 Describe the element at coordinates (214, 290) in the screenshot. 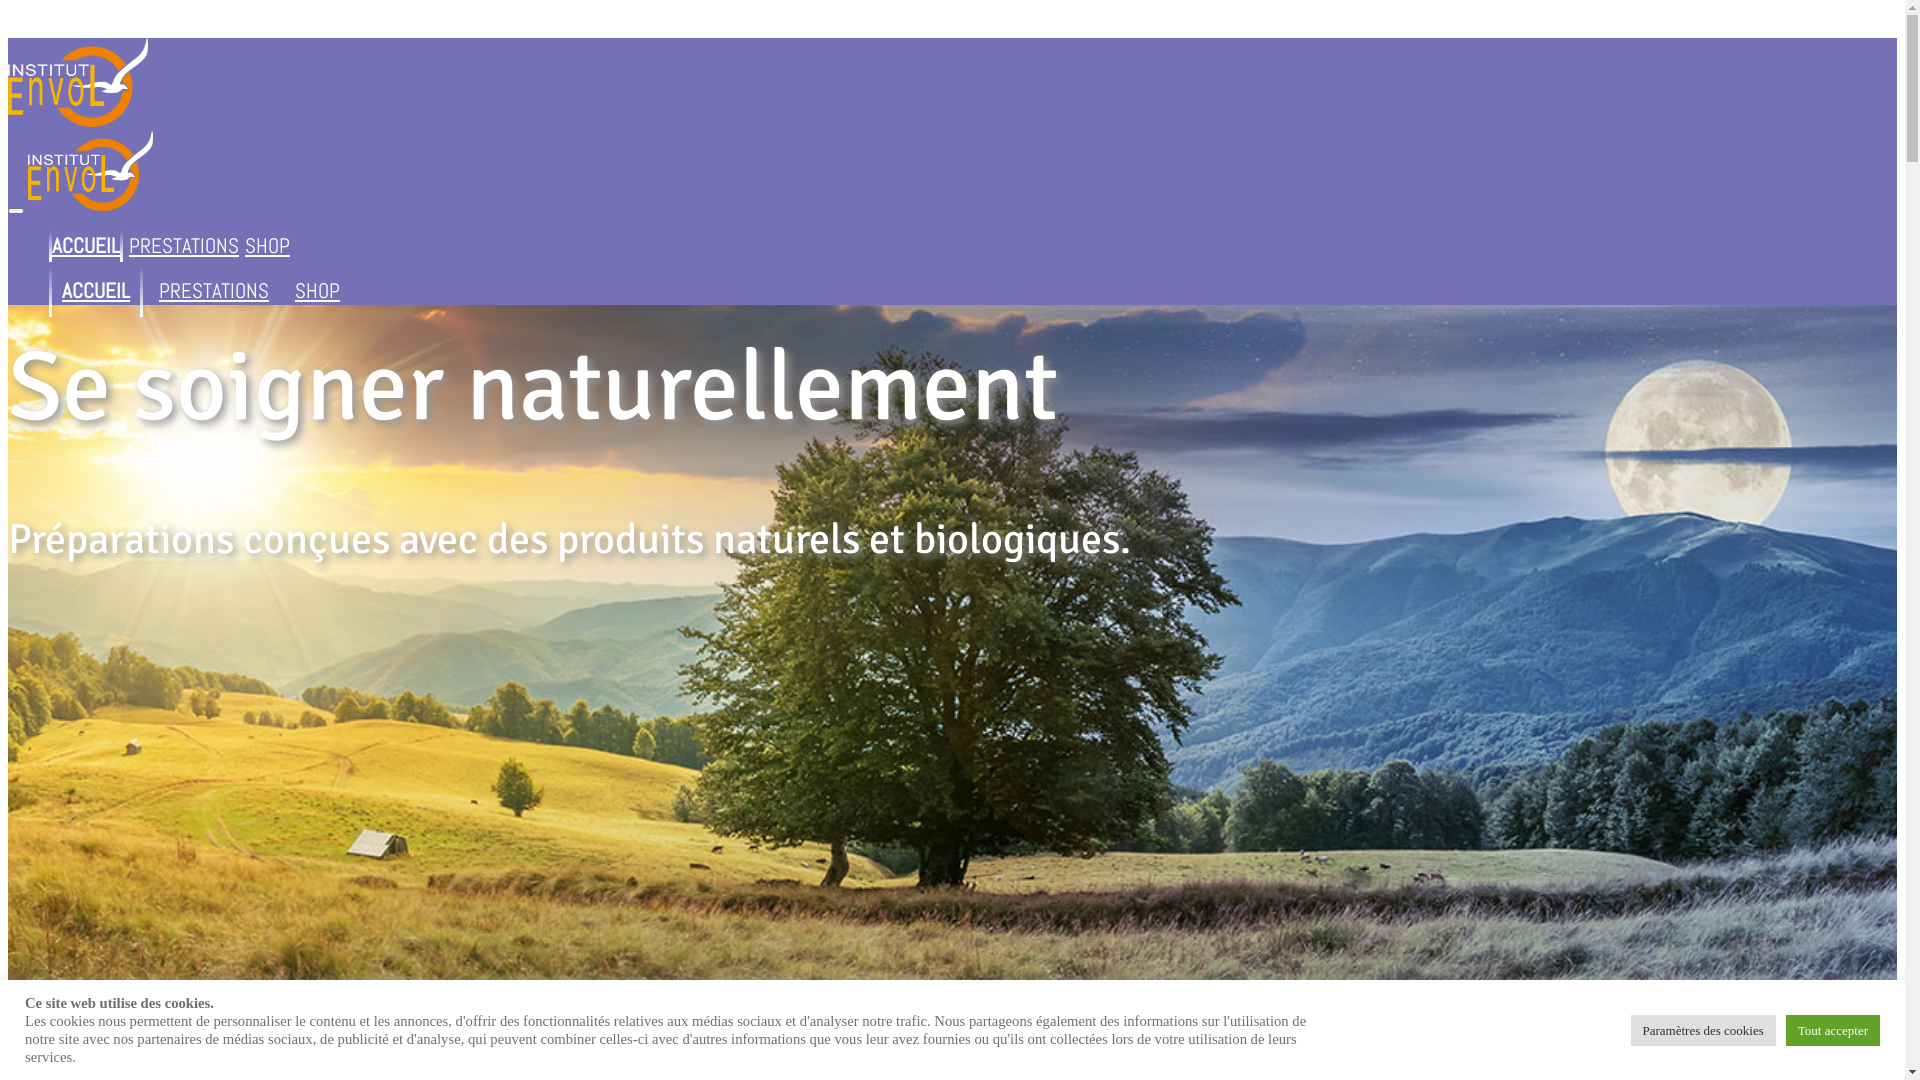

I see `'PRESTATIONS'` at that location.